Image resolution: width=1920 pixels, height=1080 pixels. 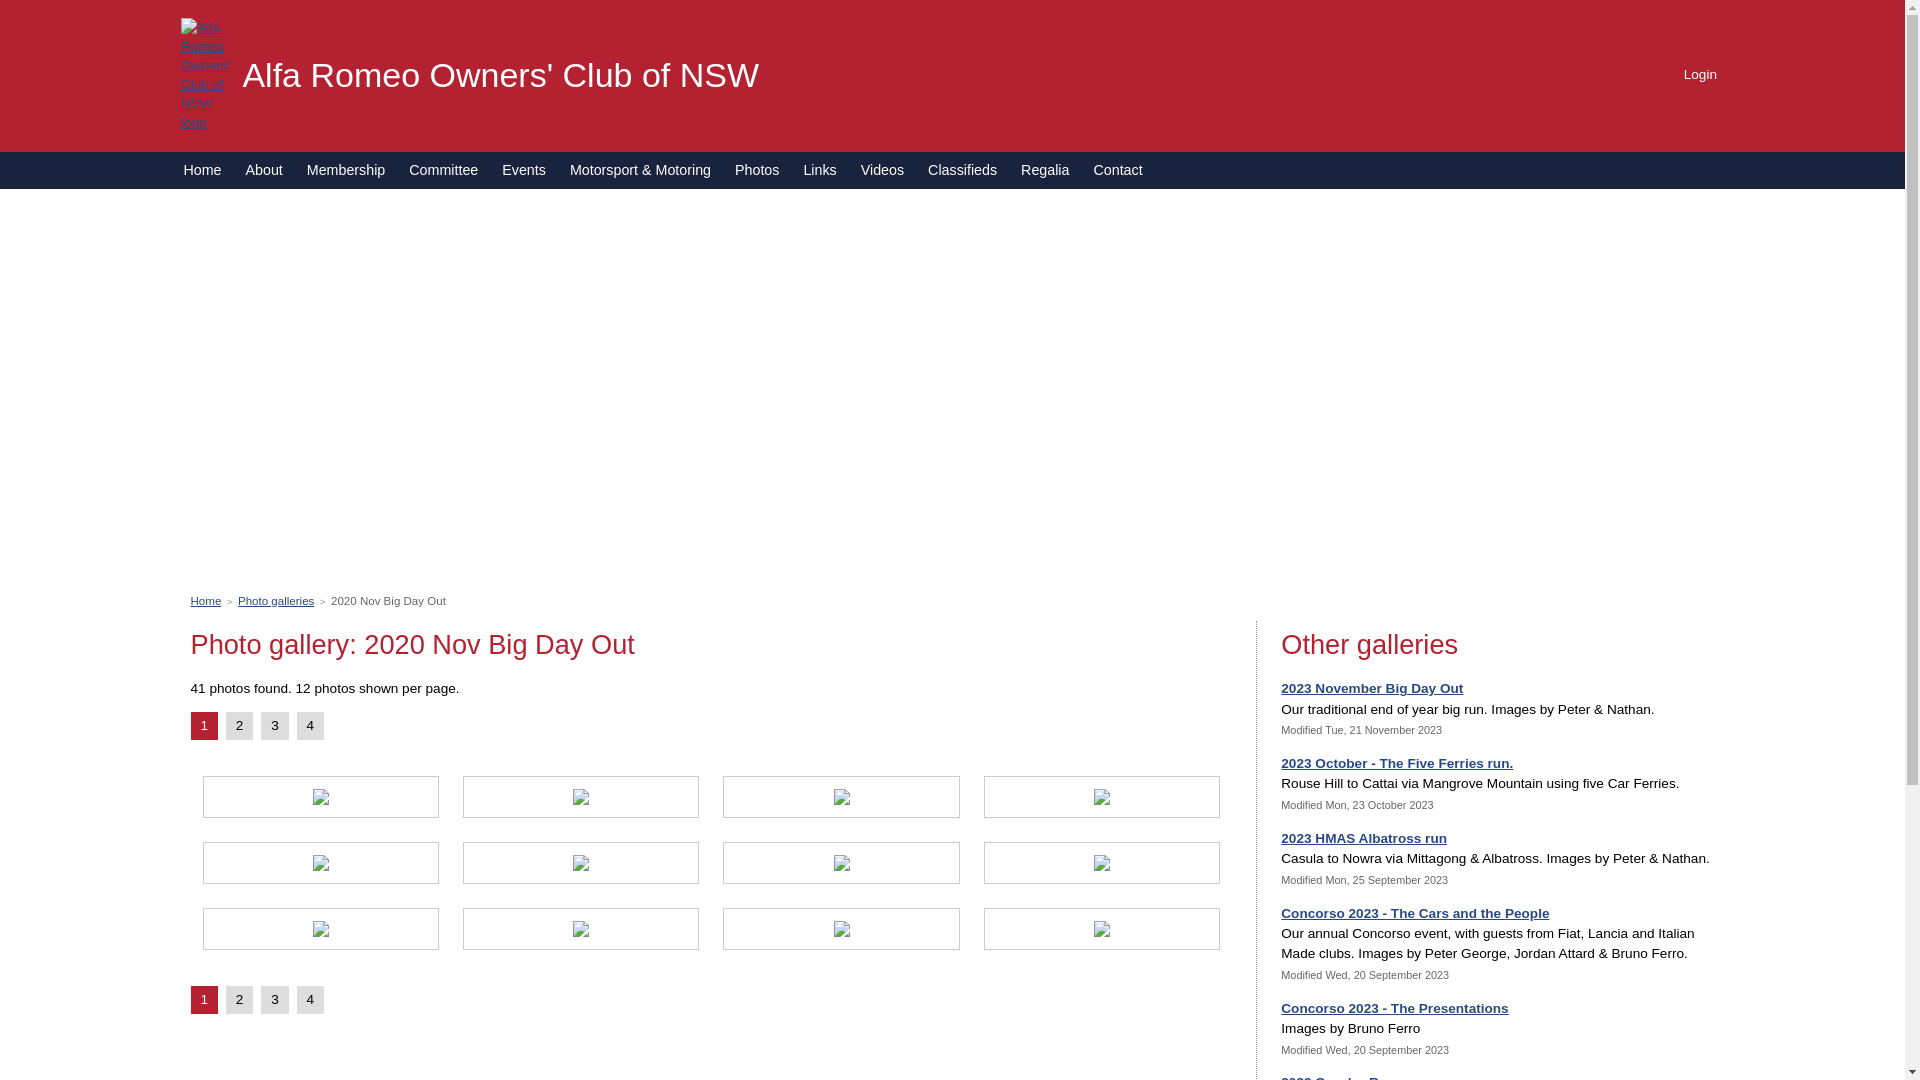 I want to click on 'Classifieds', so click(x=962, y=168).